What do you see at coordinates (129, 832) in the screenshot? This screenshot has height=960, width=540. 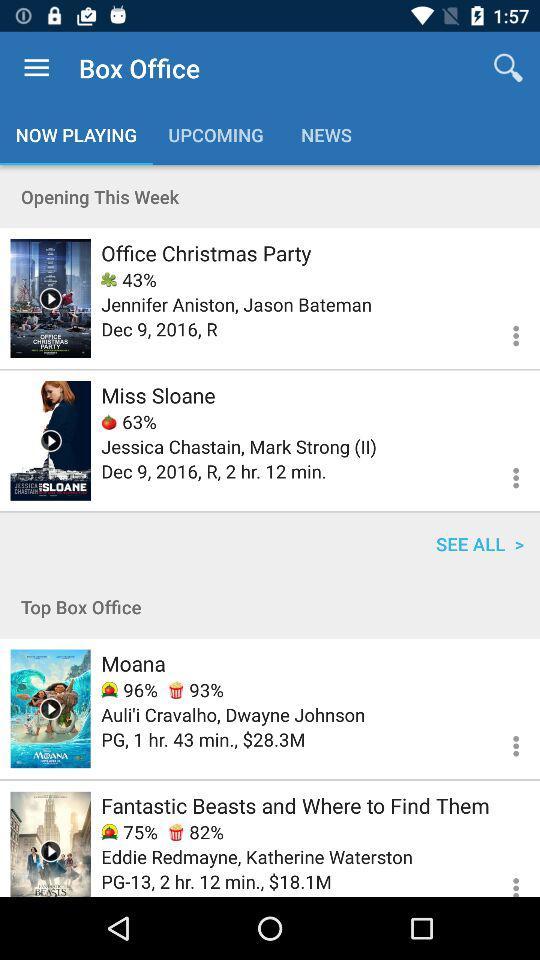 I see `75% item` at bounding box center [129, 832].